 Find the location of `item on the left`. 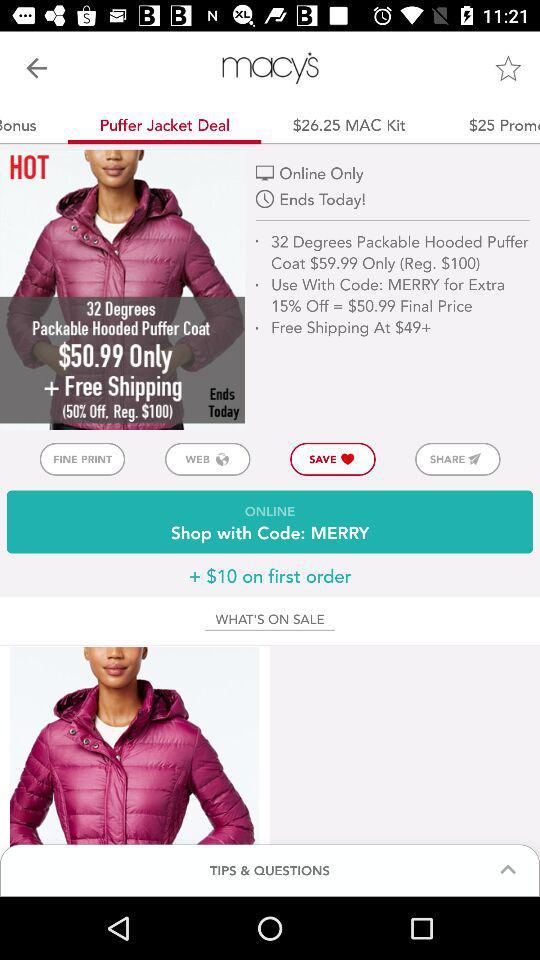

item on the left is located at coordinates (81, 459).